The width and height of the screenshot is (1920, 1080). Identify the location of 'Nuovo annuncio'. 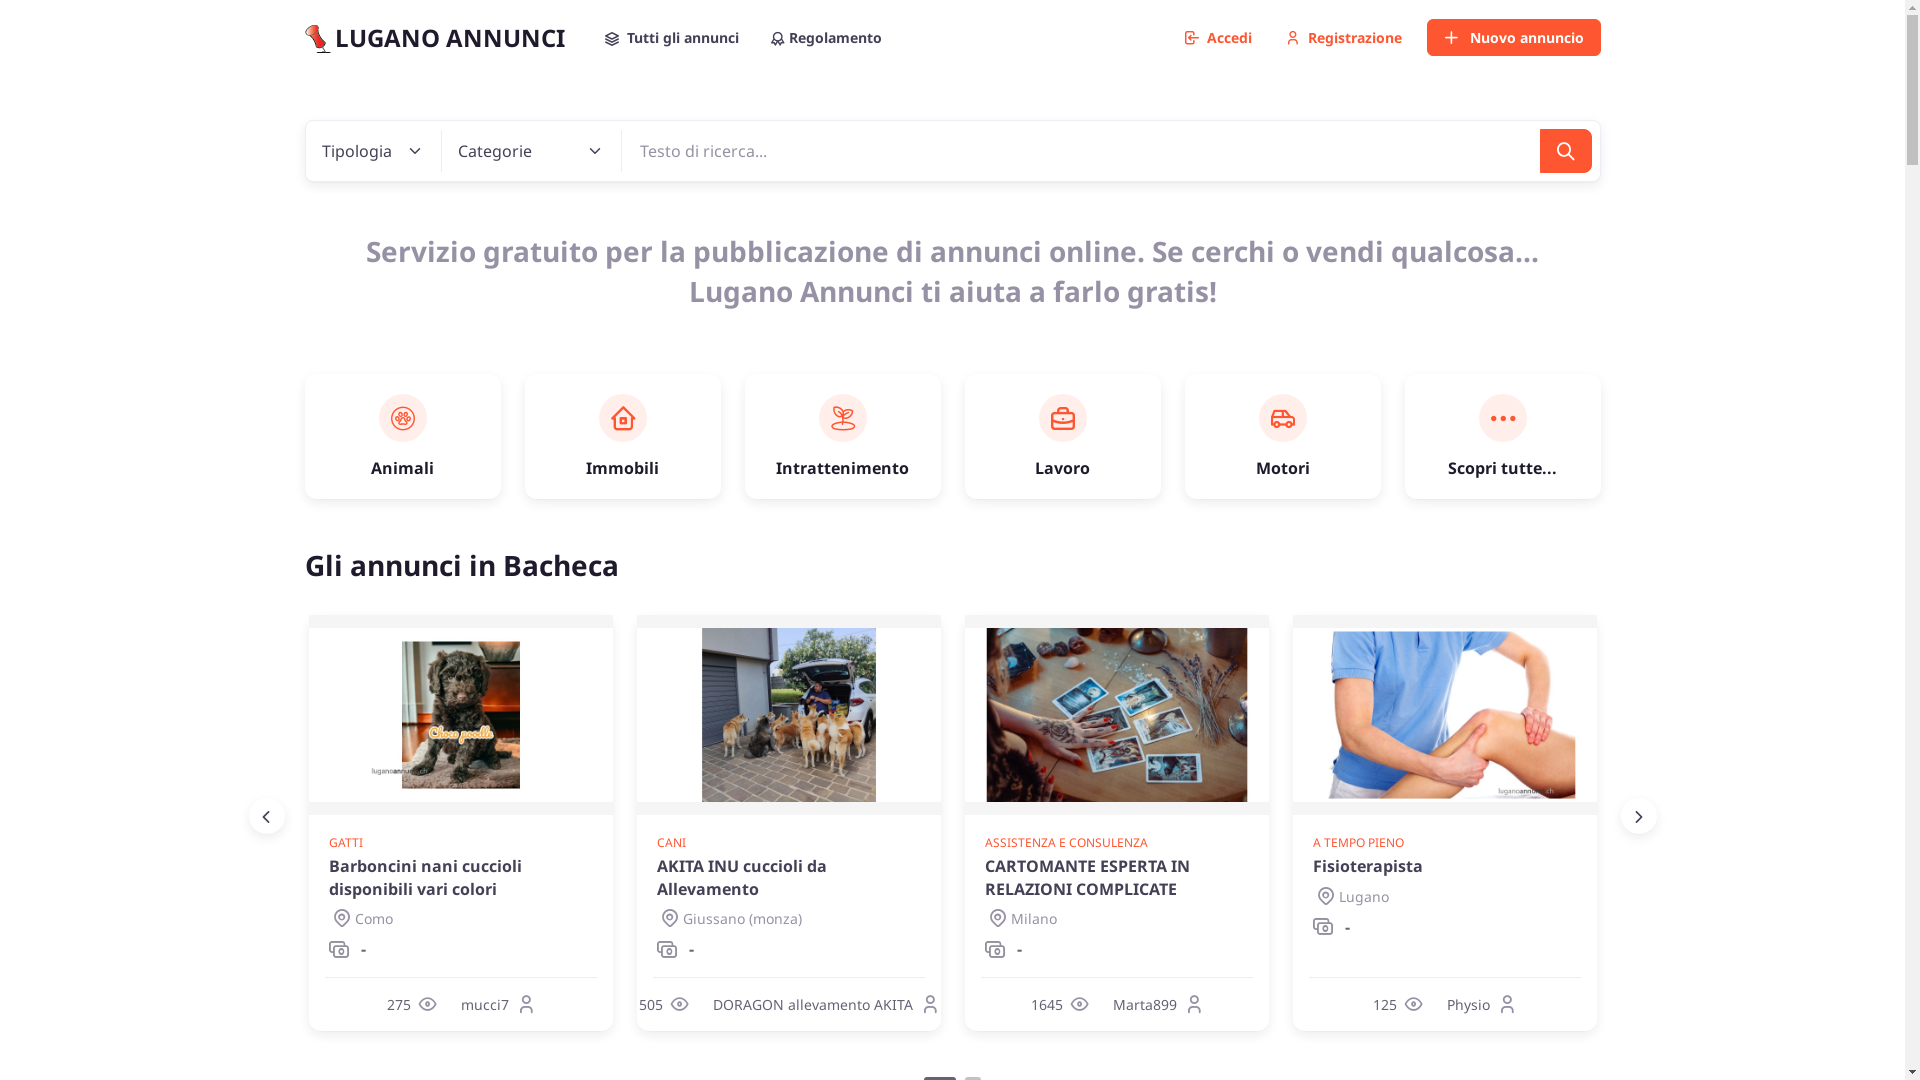
(1512, 37).